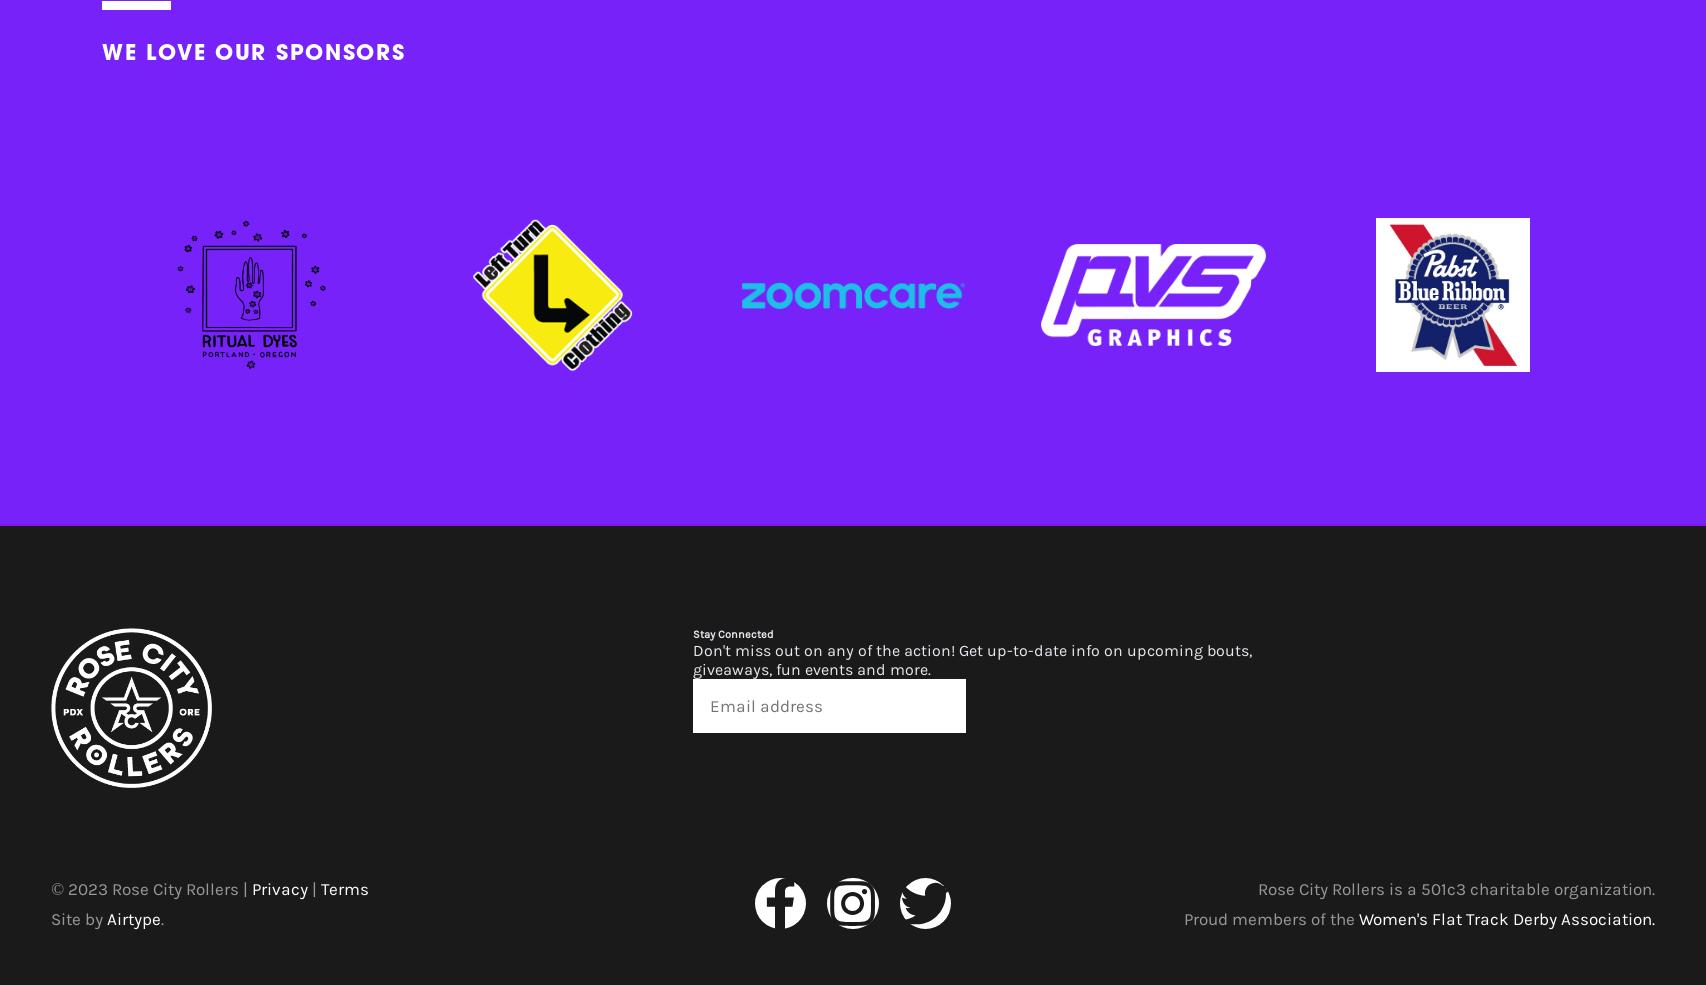 This screenshot has width=1706, height=985. What do you see at coordinates (161, 919) in the screenshot?
I see `'.'` at bounding box center [161, 919].